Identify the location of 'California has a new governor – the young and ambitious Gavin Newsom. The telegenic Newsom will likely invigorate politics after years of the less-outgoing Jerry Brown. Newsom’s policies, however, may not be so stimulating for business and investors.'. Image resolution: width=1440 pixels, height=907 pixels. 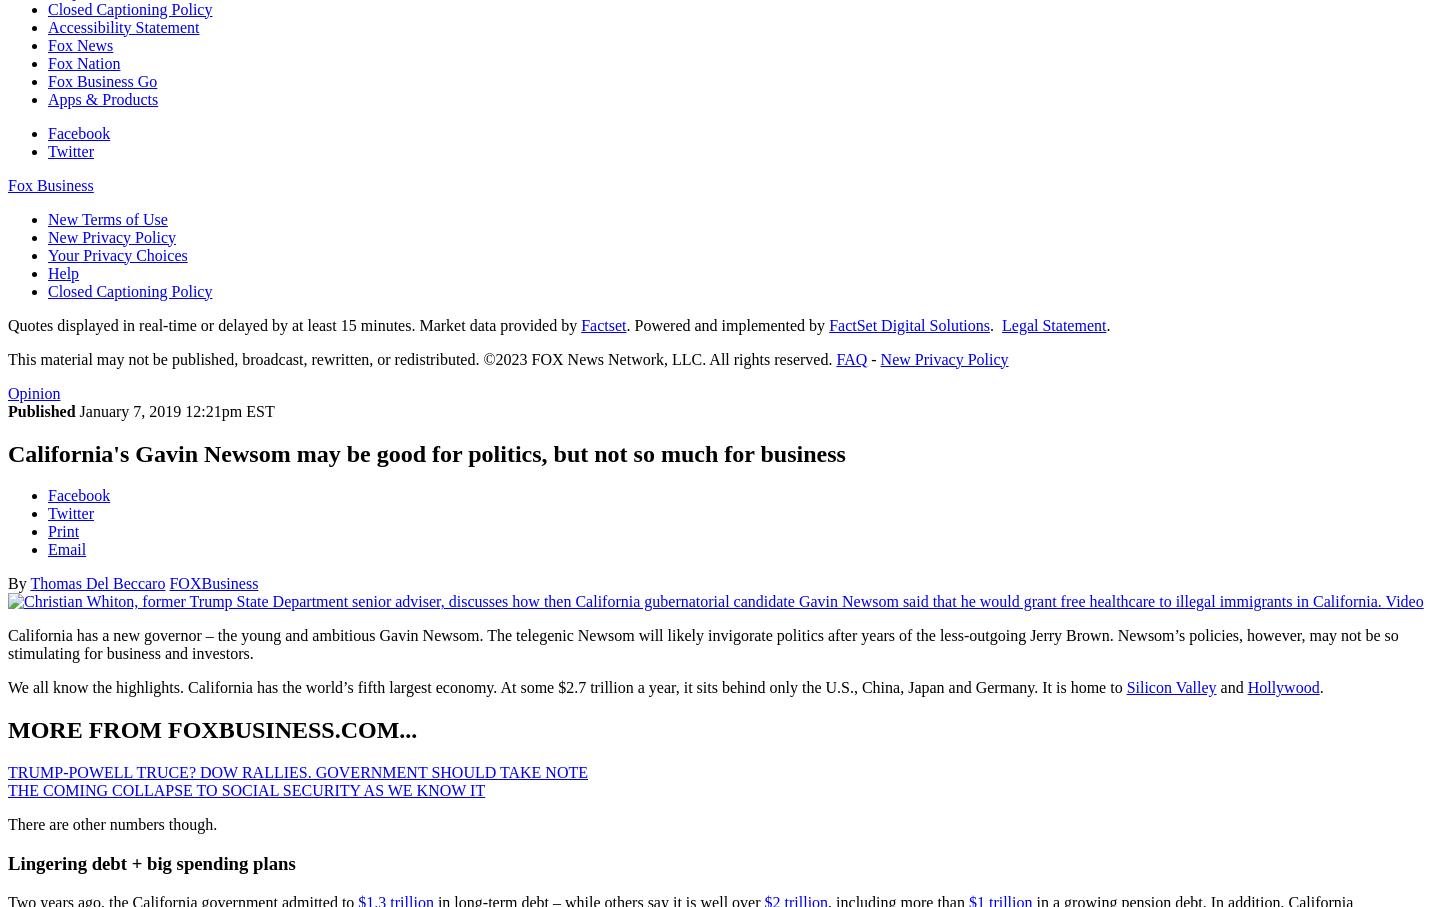
(703, 644).